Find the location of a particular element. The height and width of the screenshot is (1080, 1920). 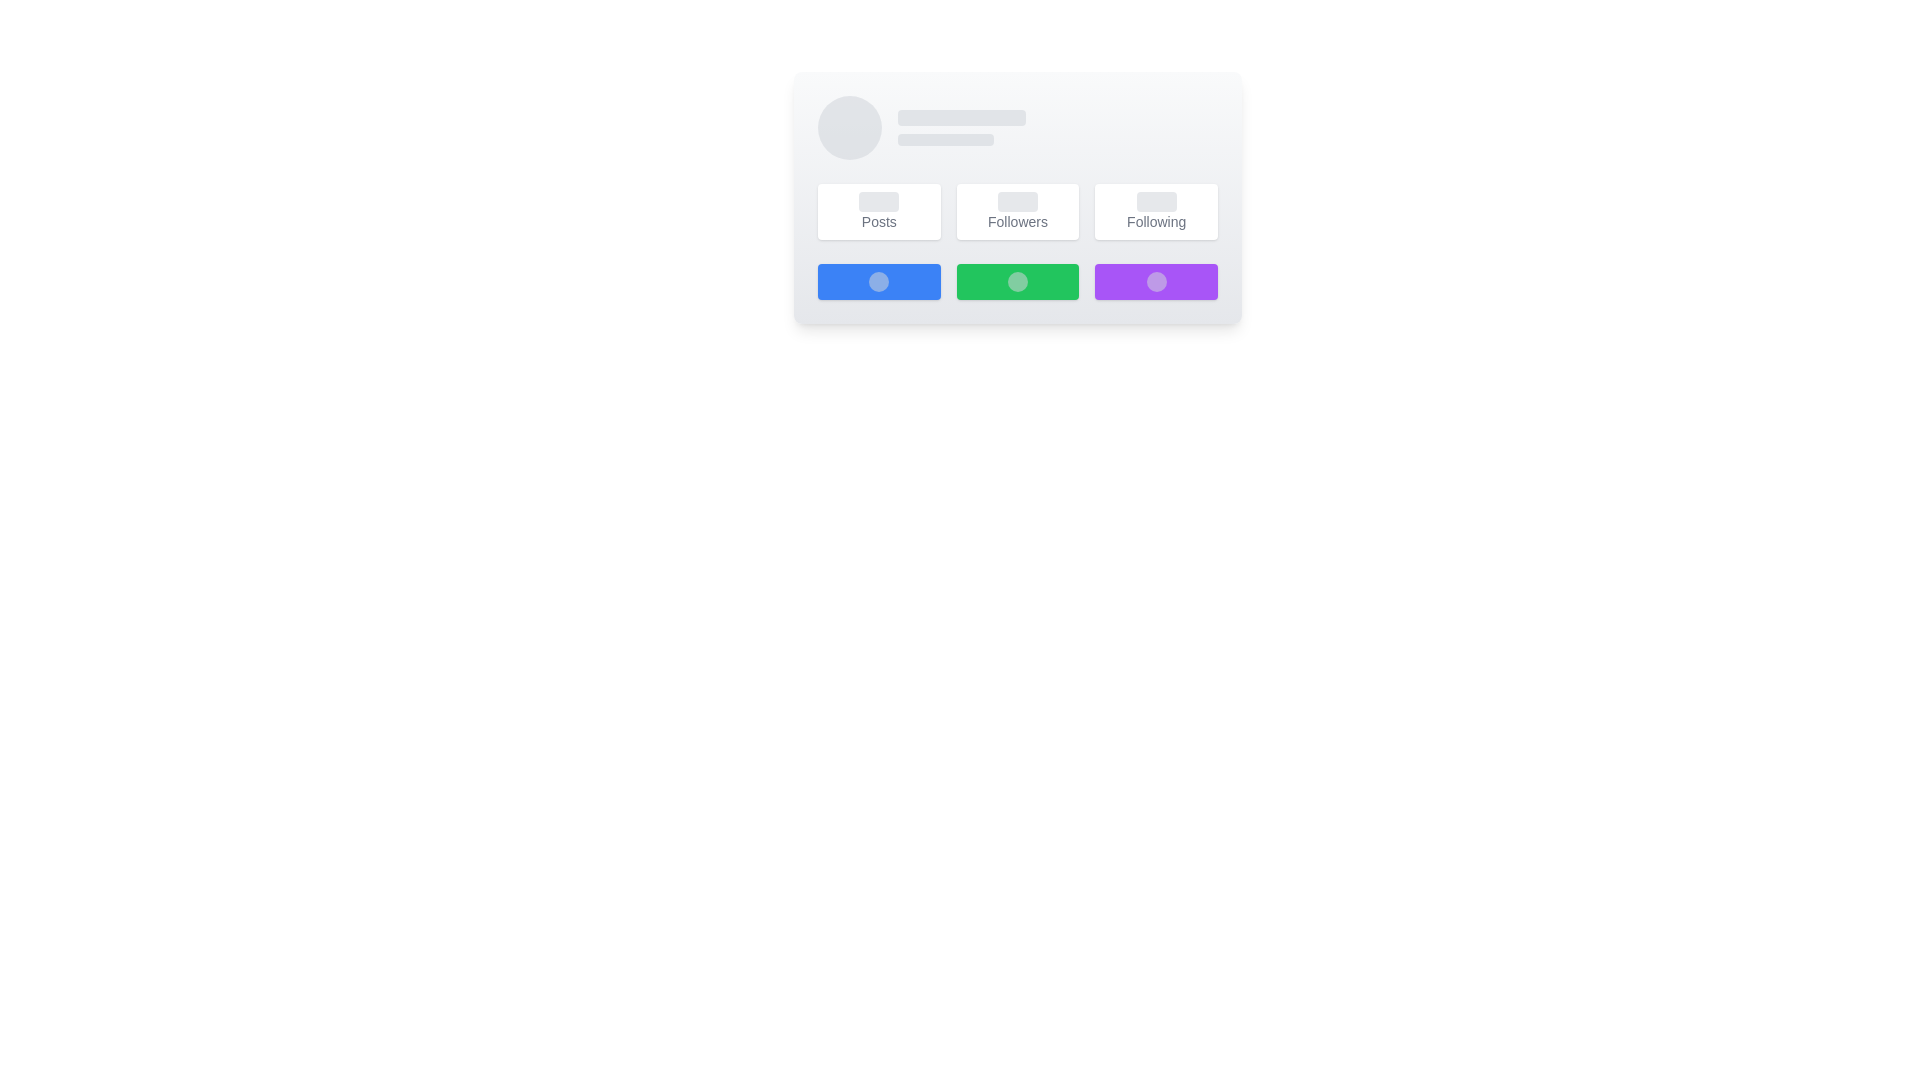

the 'Followers' informational button, which is a rectangular button with a white background and rounded corners, located centrally beneath the user profile section is located at coordinates (1017, 212).